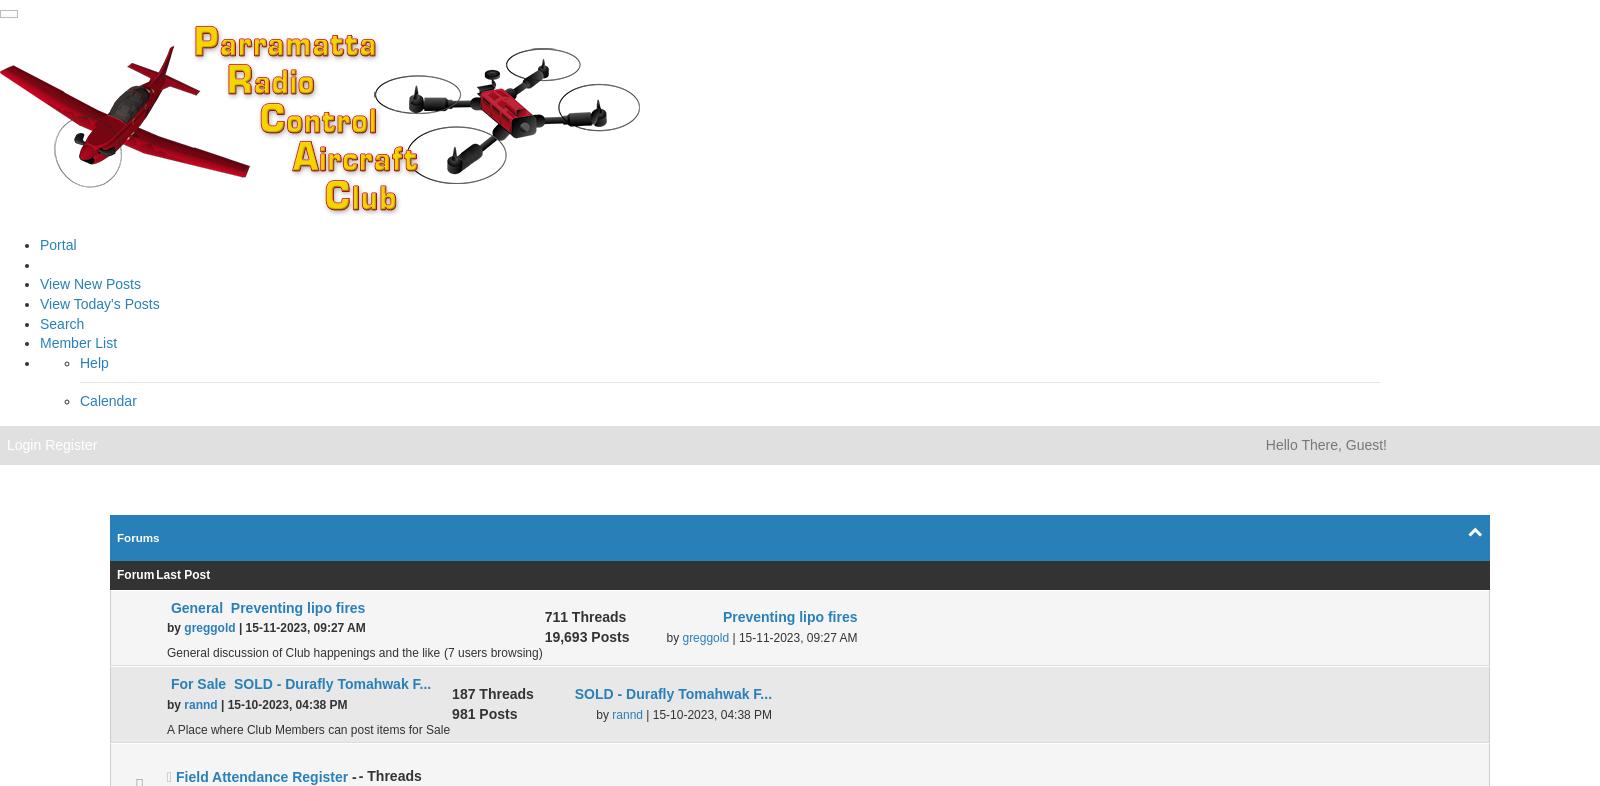 This screenshot has height=786, width=1600. Describe the element at coordinates (491, 651) in the screenshot. I see `'(7 users browsing)'` at that location.